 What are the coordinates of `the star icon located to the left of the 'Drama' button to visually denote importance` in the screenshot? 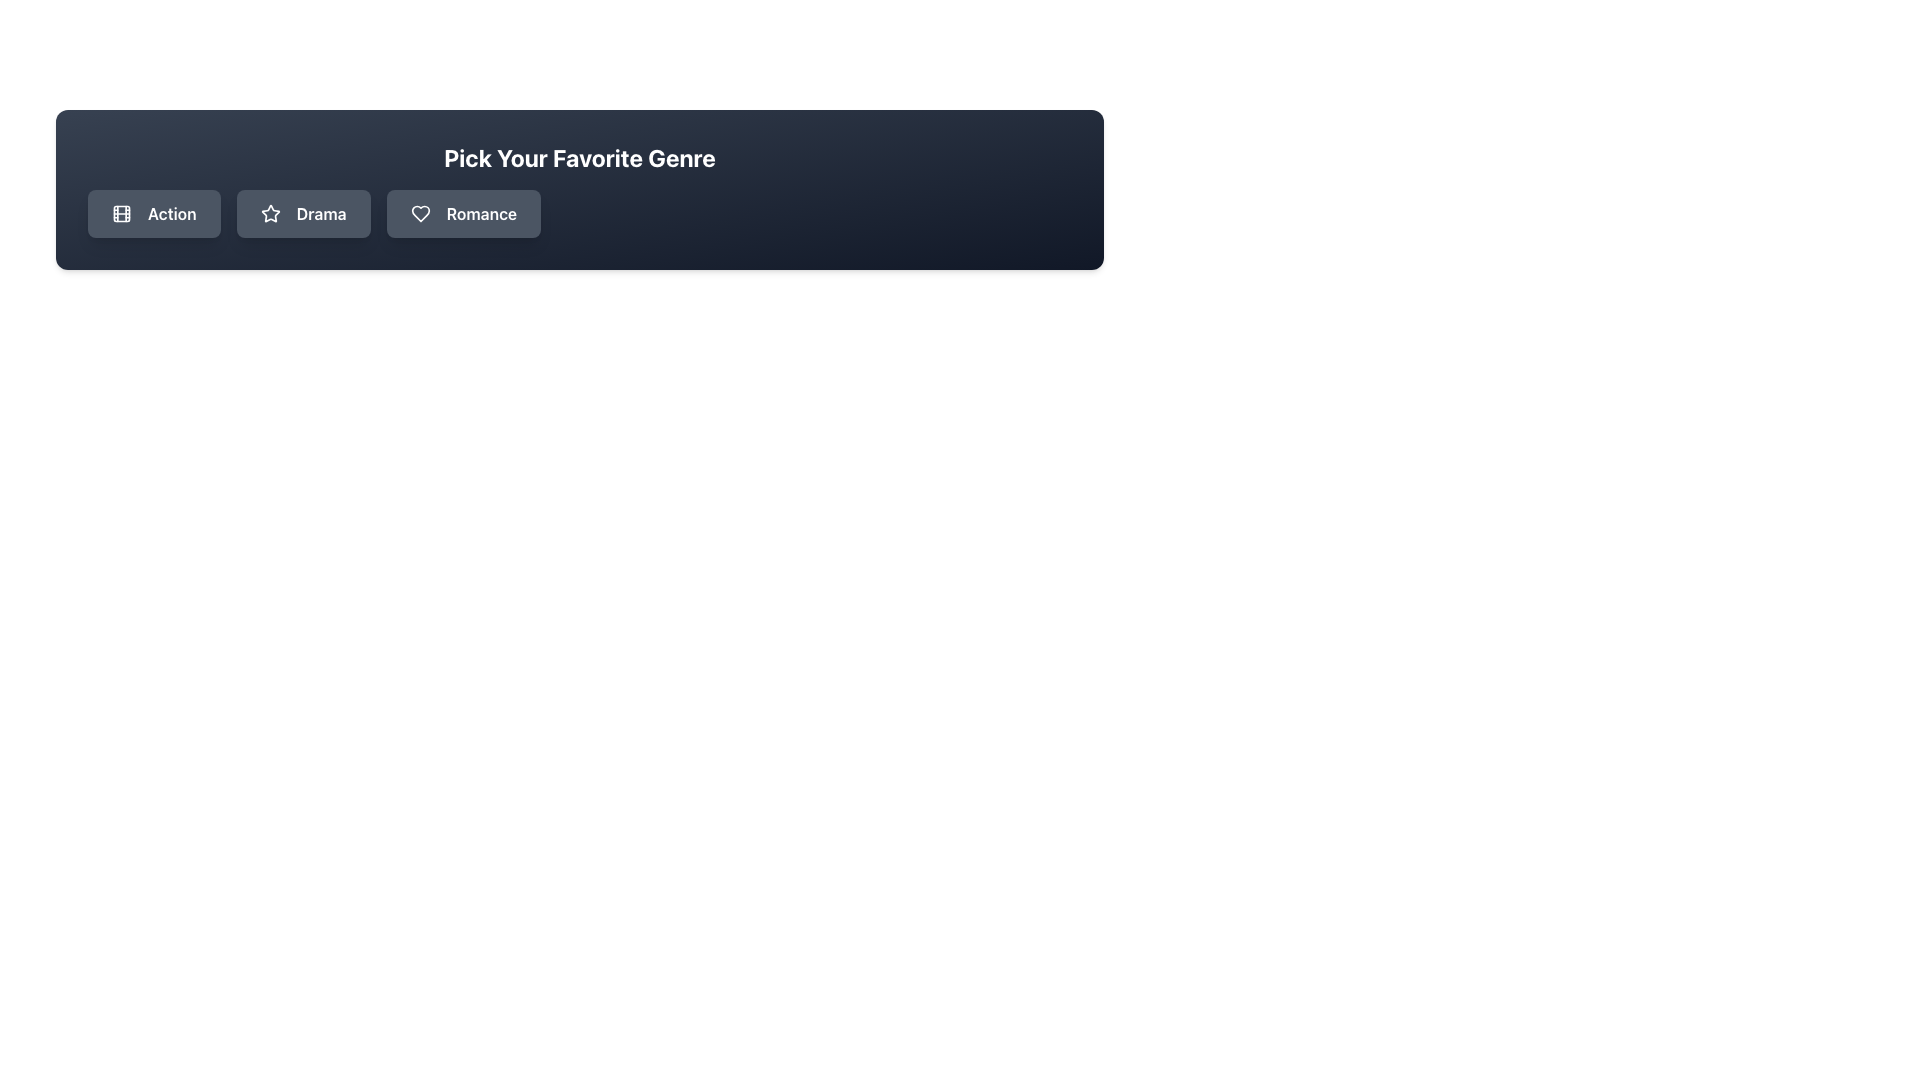 It's located at (269, 213).